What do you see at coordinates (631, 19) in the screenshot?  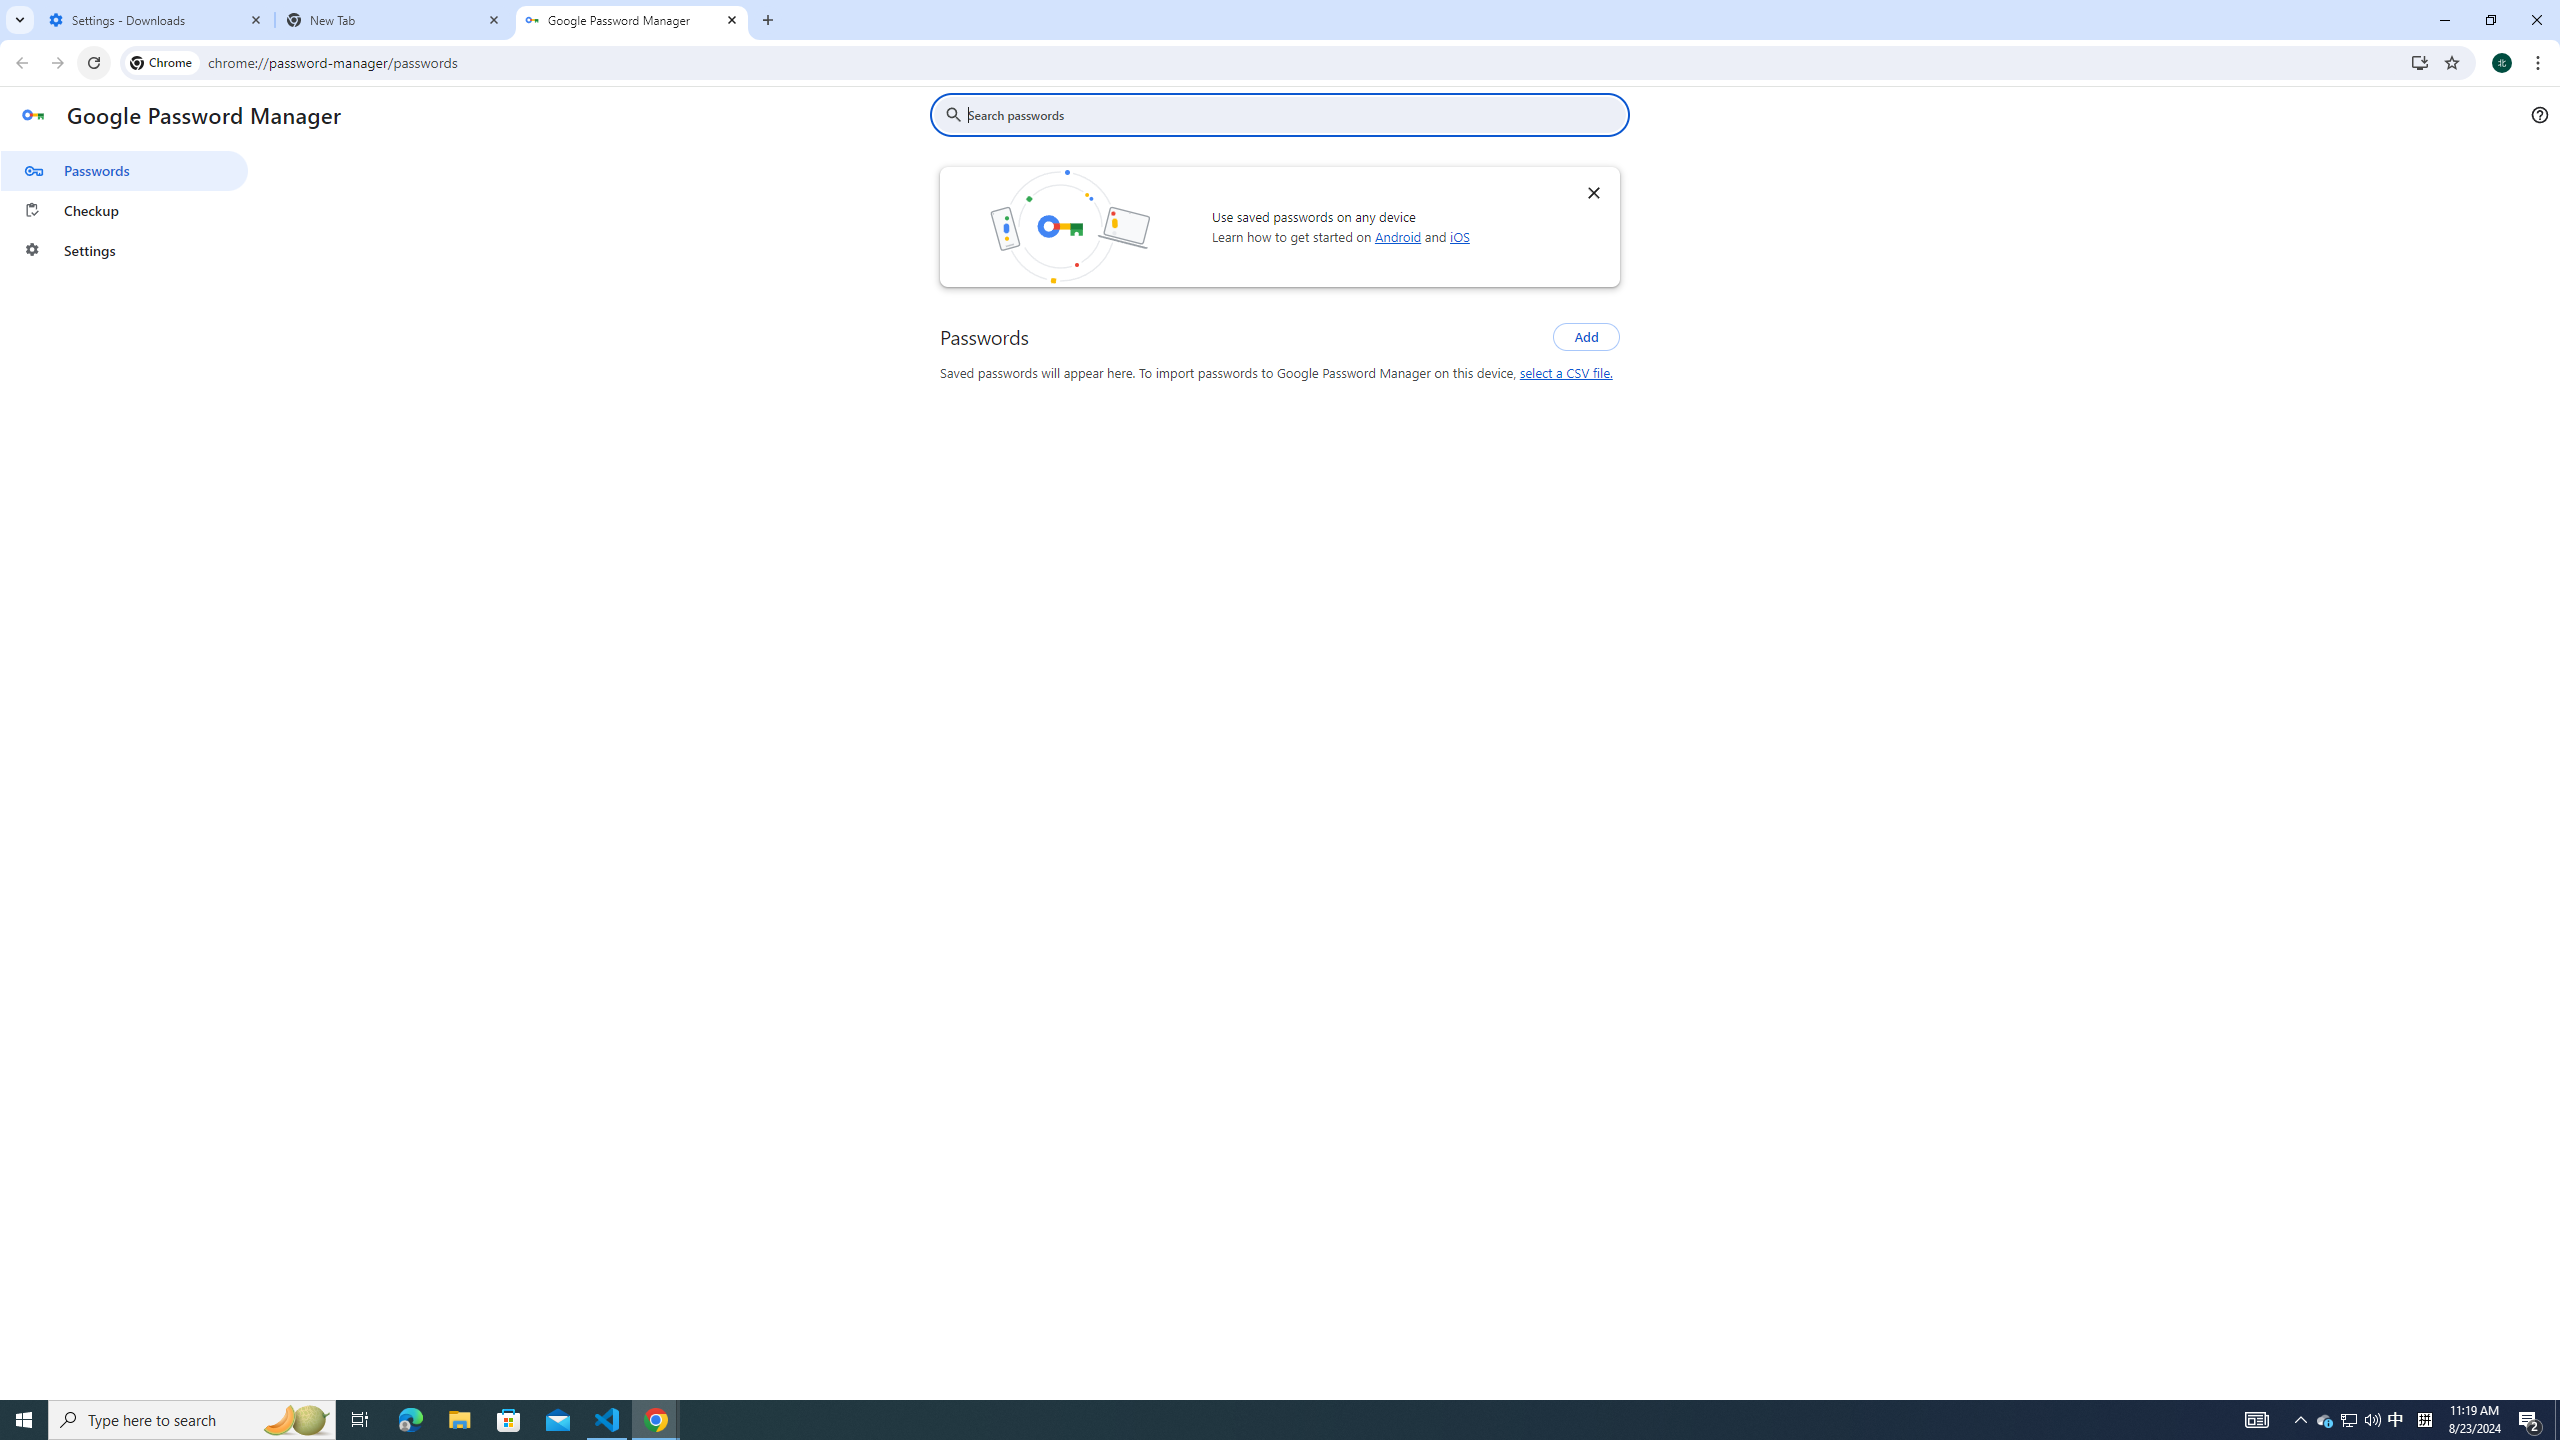 I see `'Google Password Manager'` at bounding box center [631, 19].